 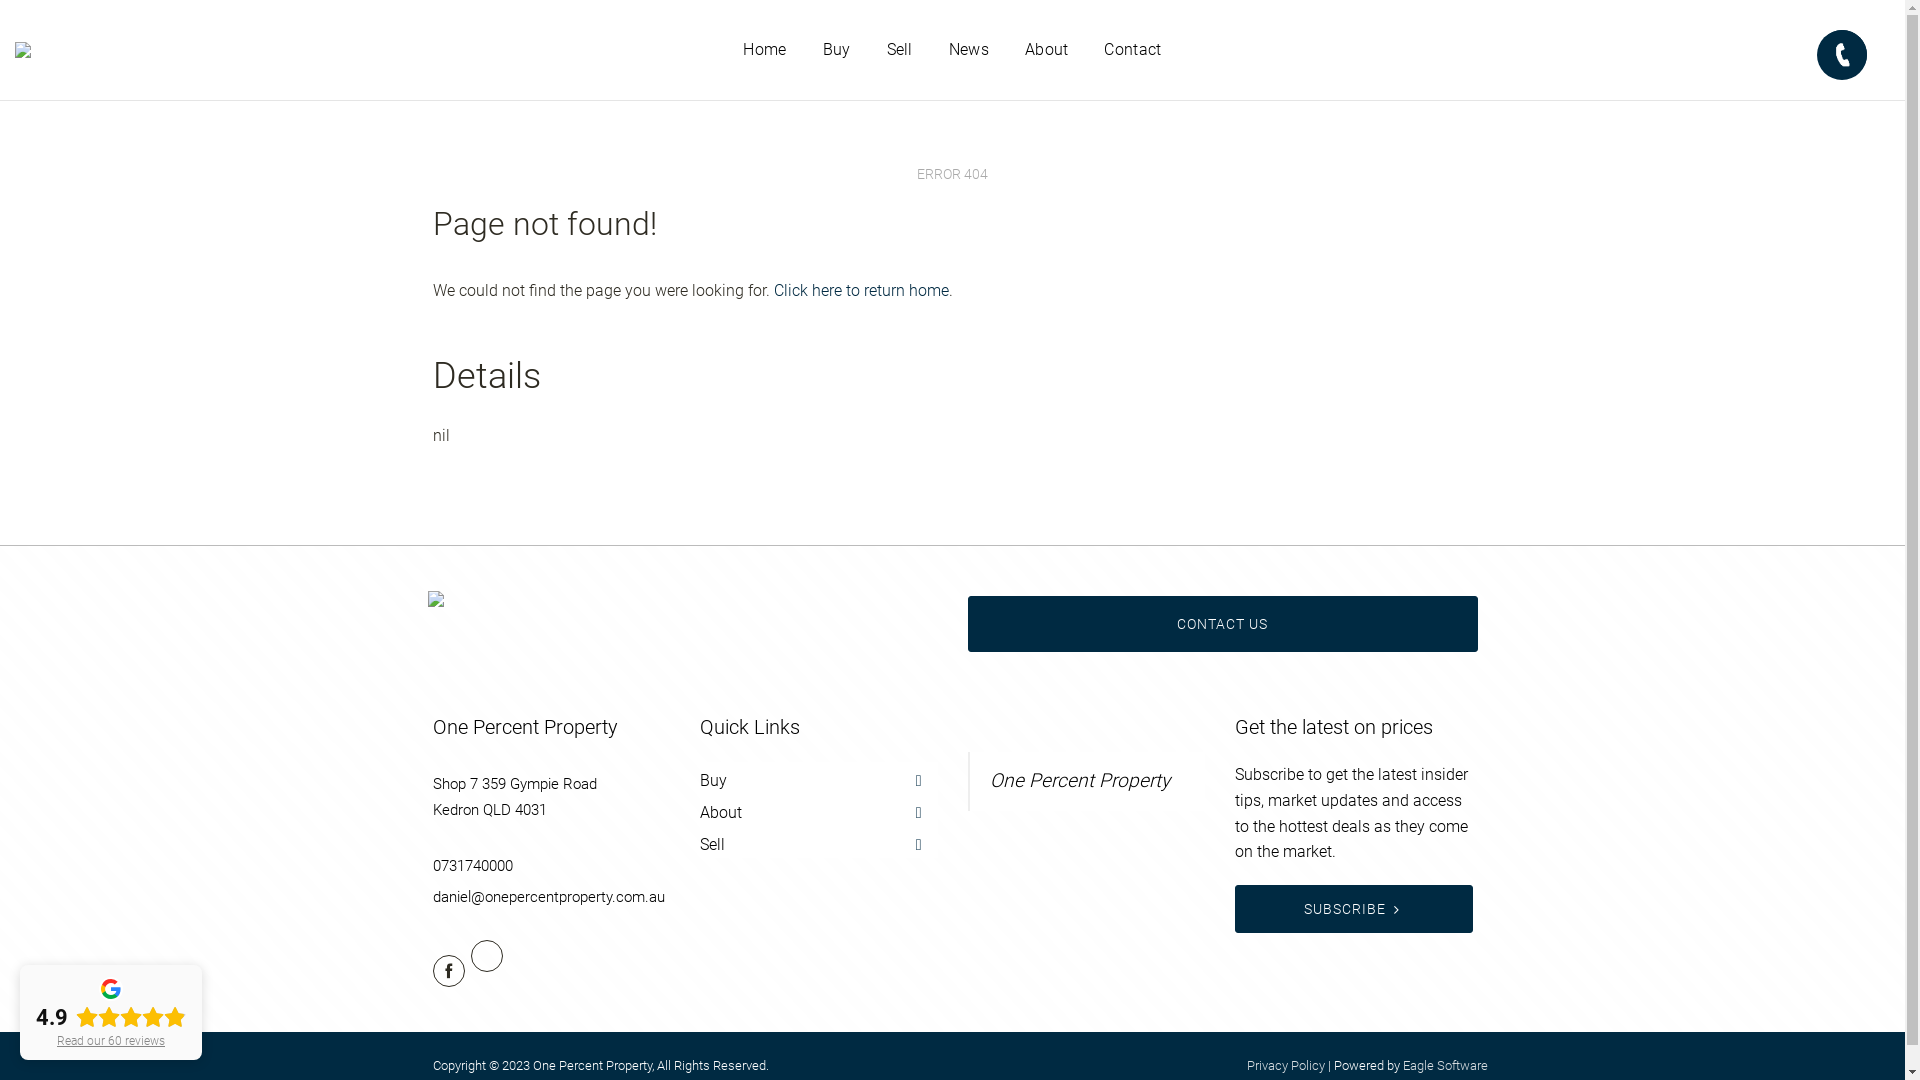 What do you see at coordinates (861, 290) in the screenshot?
I see `'Click here to return home'` at bounding box center [861, 290].